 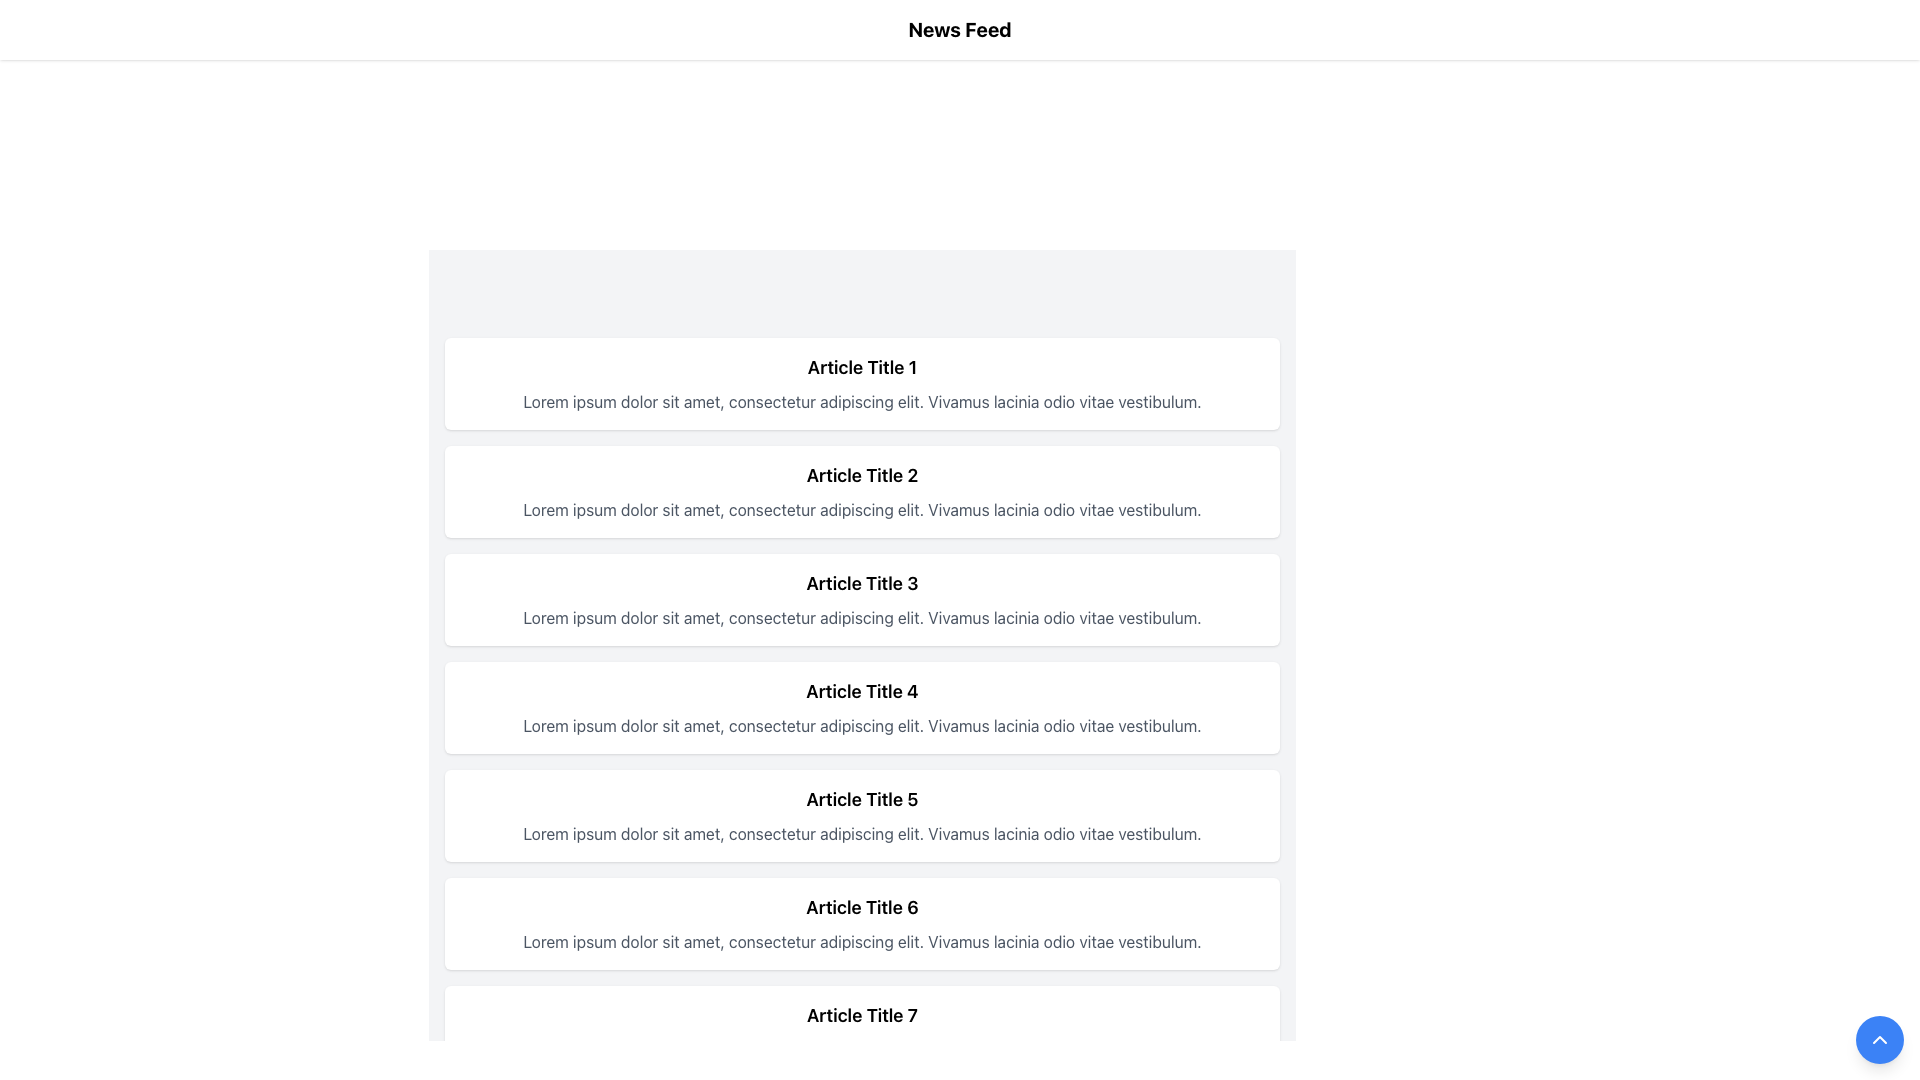 I want to click on the List Item containing the text 'Article Title 7' to read more, so click(x=862, y=1032).